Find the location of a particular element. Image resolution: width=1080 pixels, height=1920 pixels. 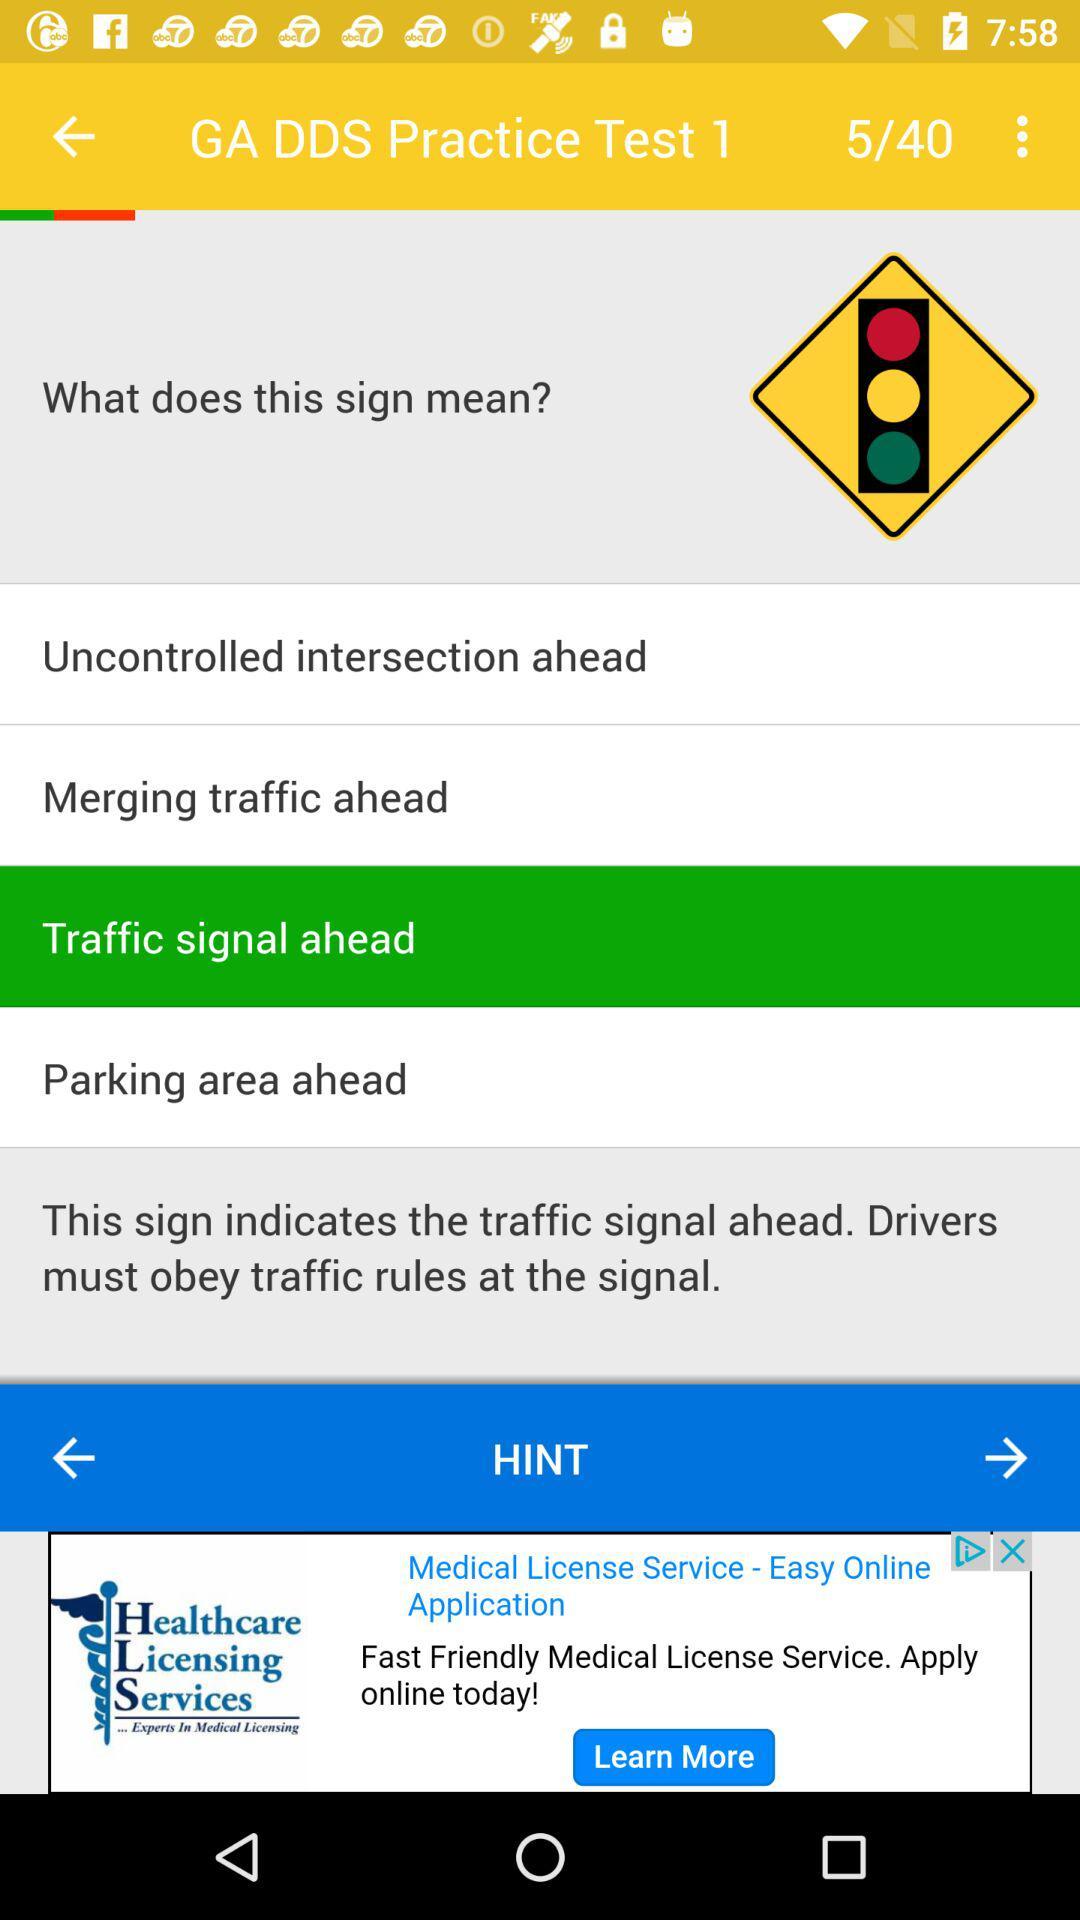

traffic light is located at coordinates (892, 396).